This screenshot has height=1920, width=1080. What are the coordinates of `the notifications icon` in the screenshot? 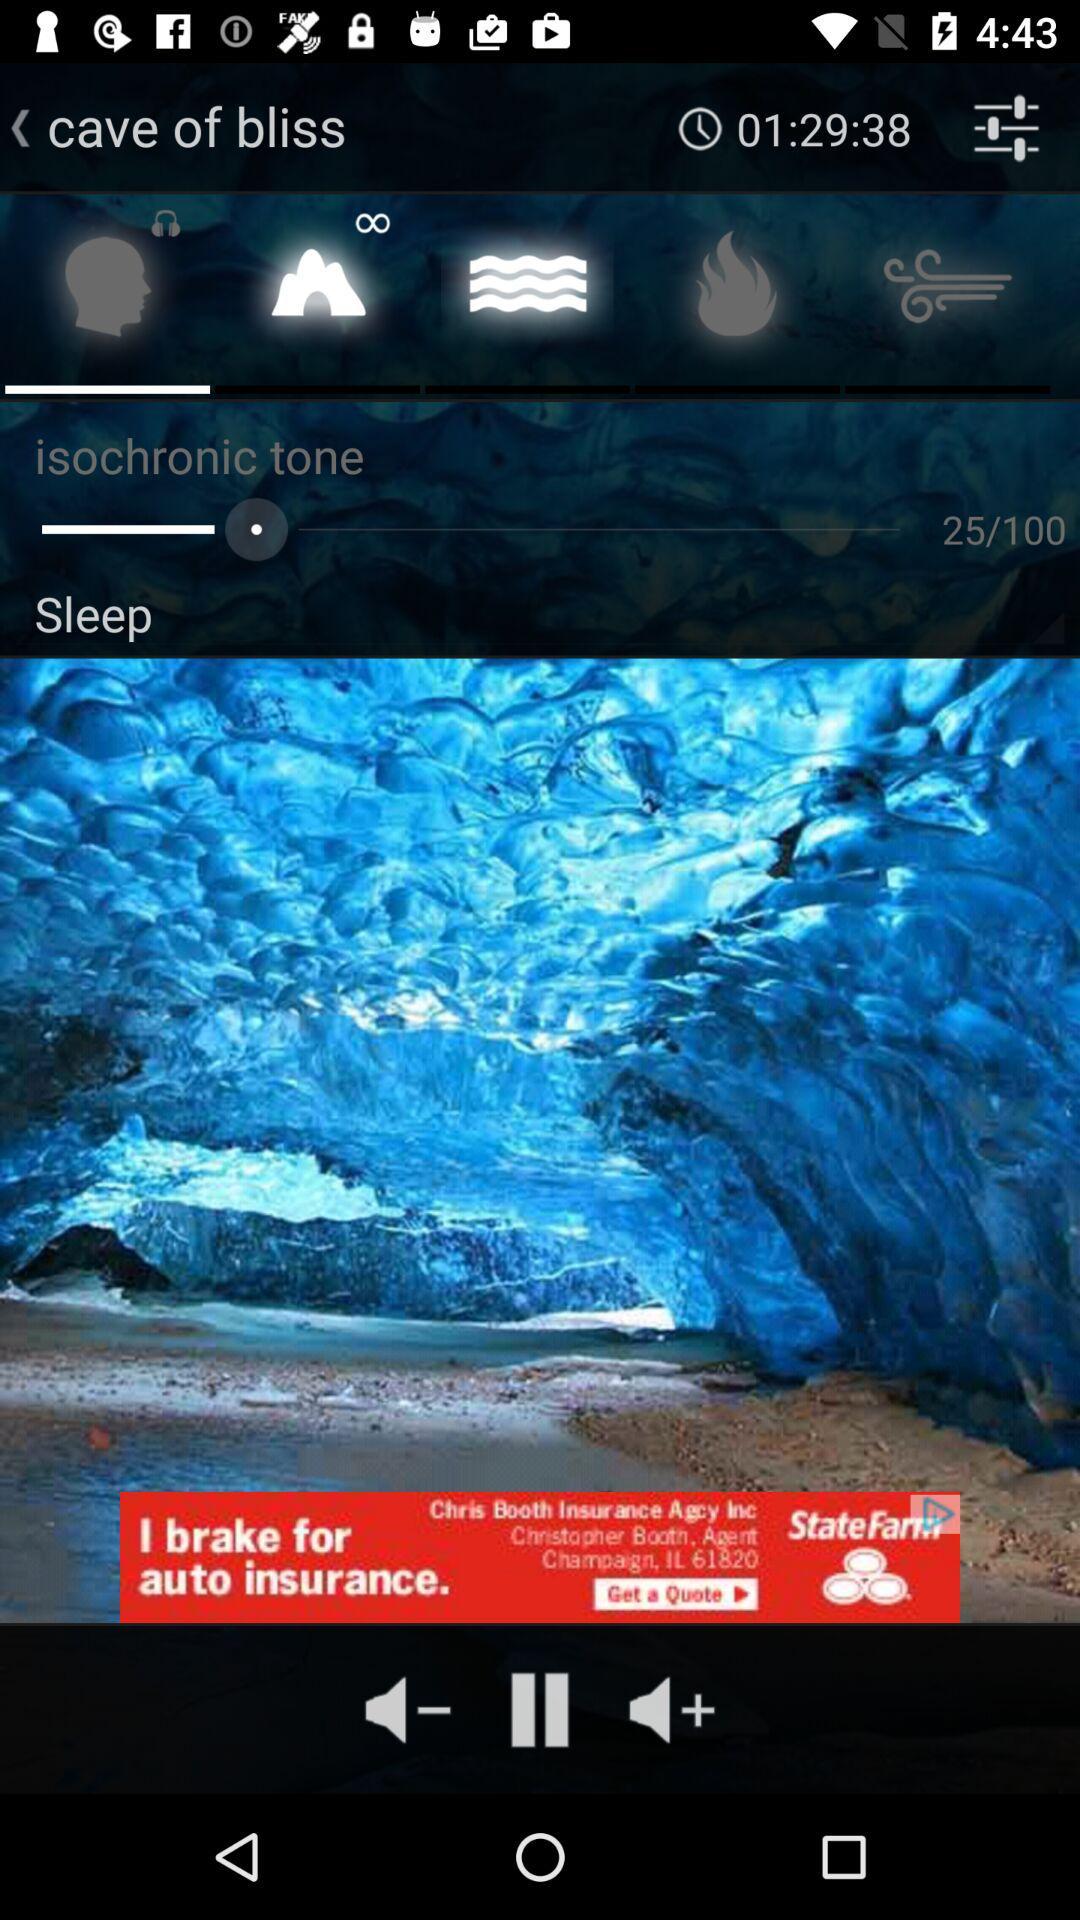 It's located at (316, 291).